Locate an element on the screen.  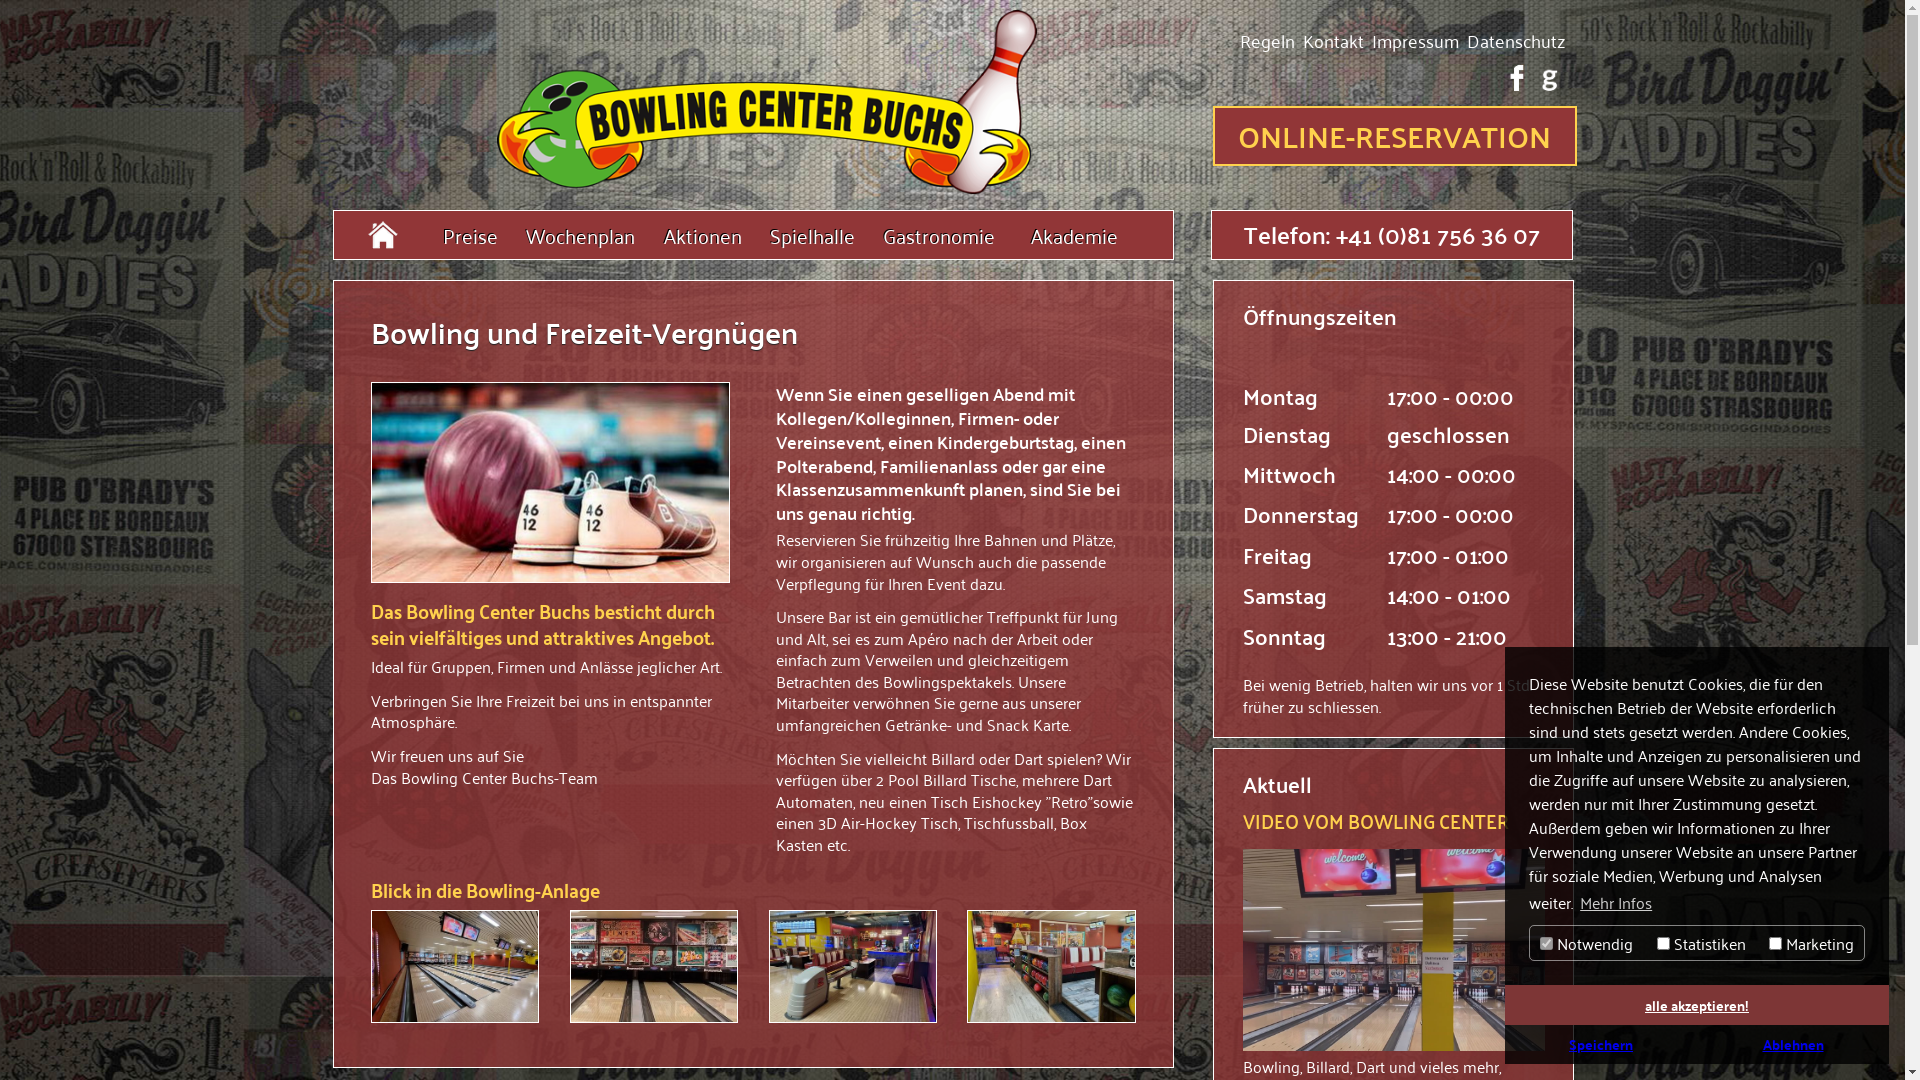
'facebook Bowling Center Buchs SG' is located at coordinates (1516, 76).